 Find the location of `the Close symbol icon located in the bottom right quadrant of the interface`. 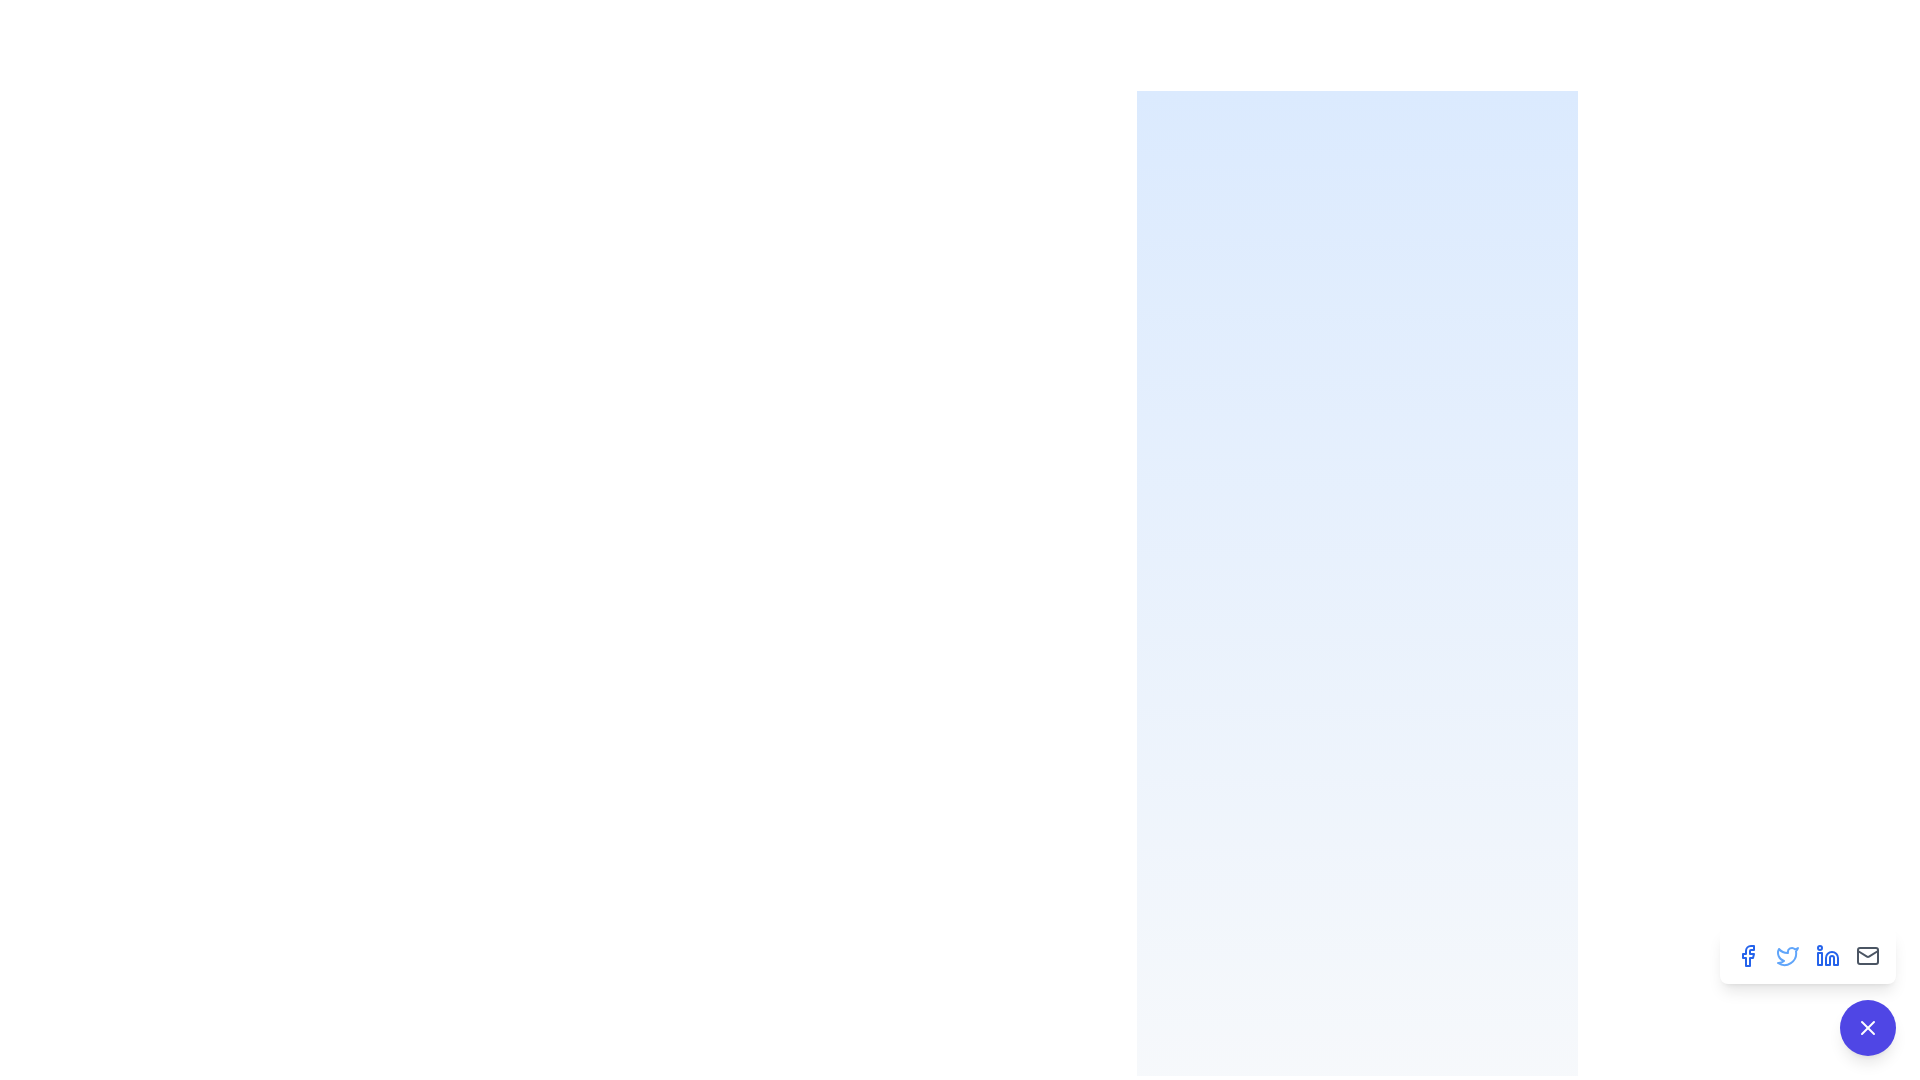

the Close symbol icon located in the bottom right quadrant of the interface is located at coordinates (1866, 1028).